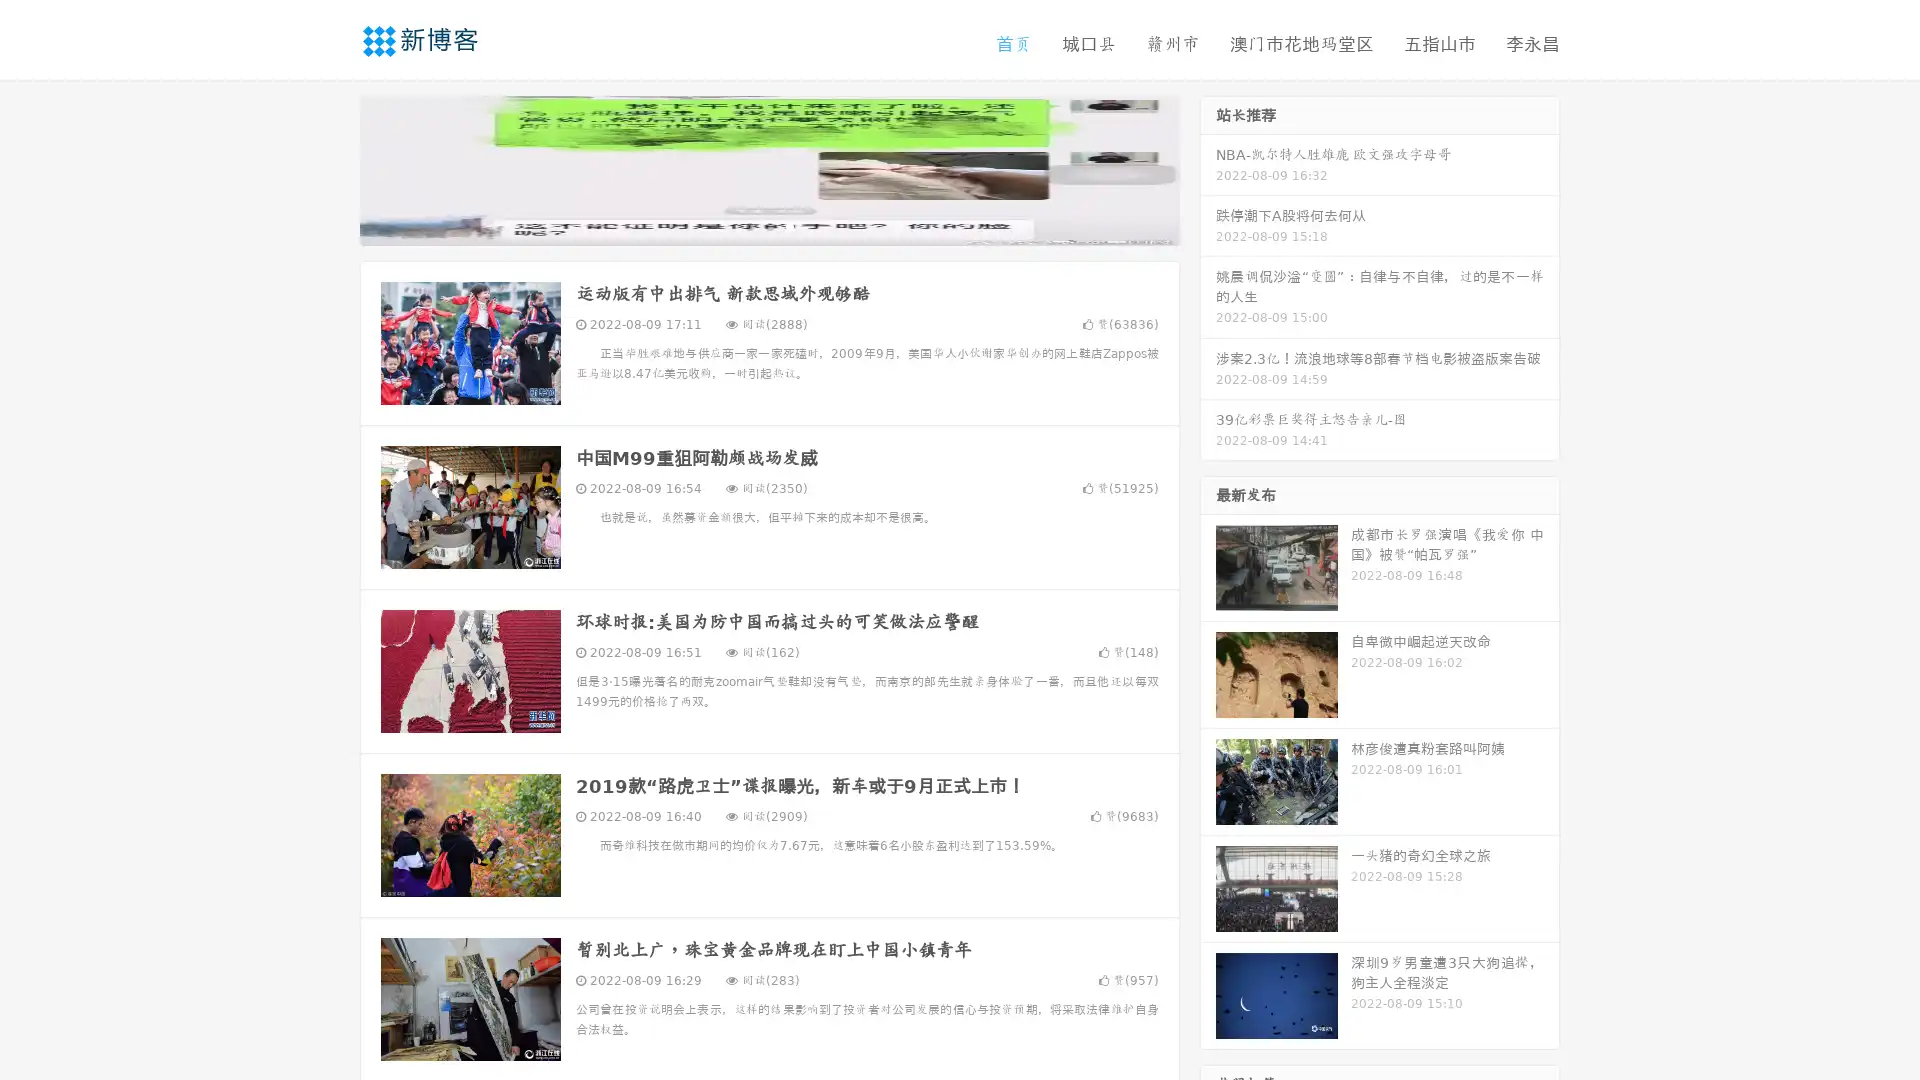 Image resolution: width=1920 pixels, height=1080 pixels. Describe the element at coordinates (1208, 168) in the screenshot. I see `Next slide` at that location.